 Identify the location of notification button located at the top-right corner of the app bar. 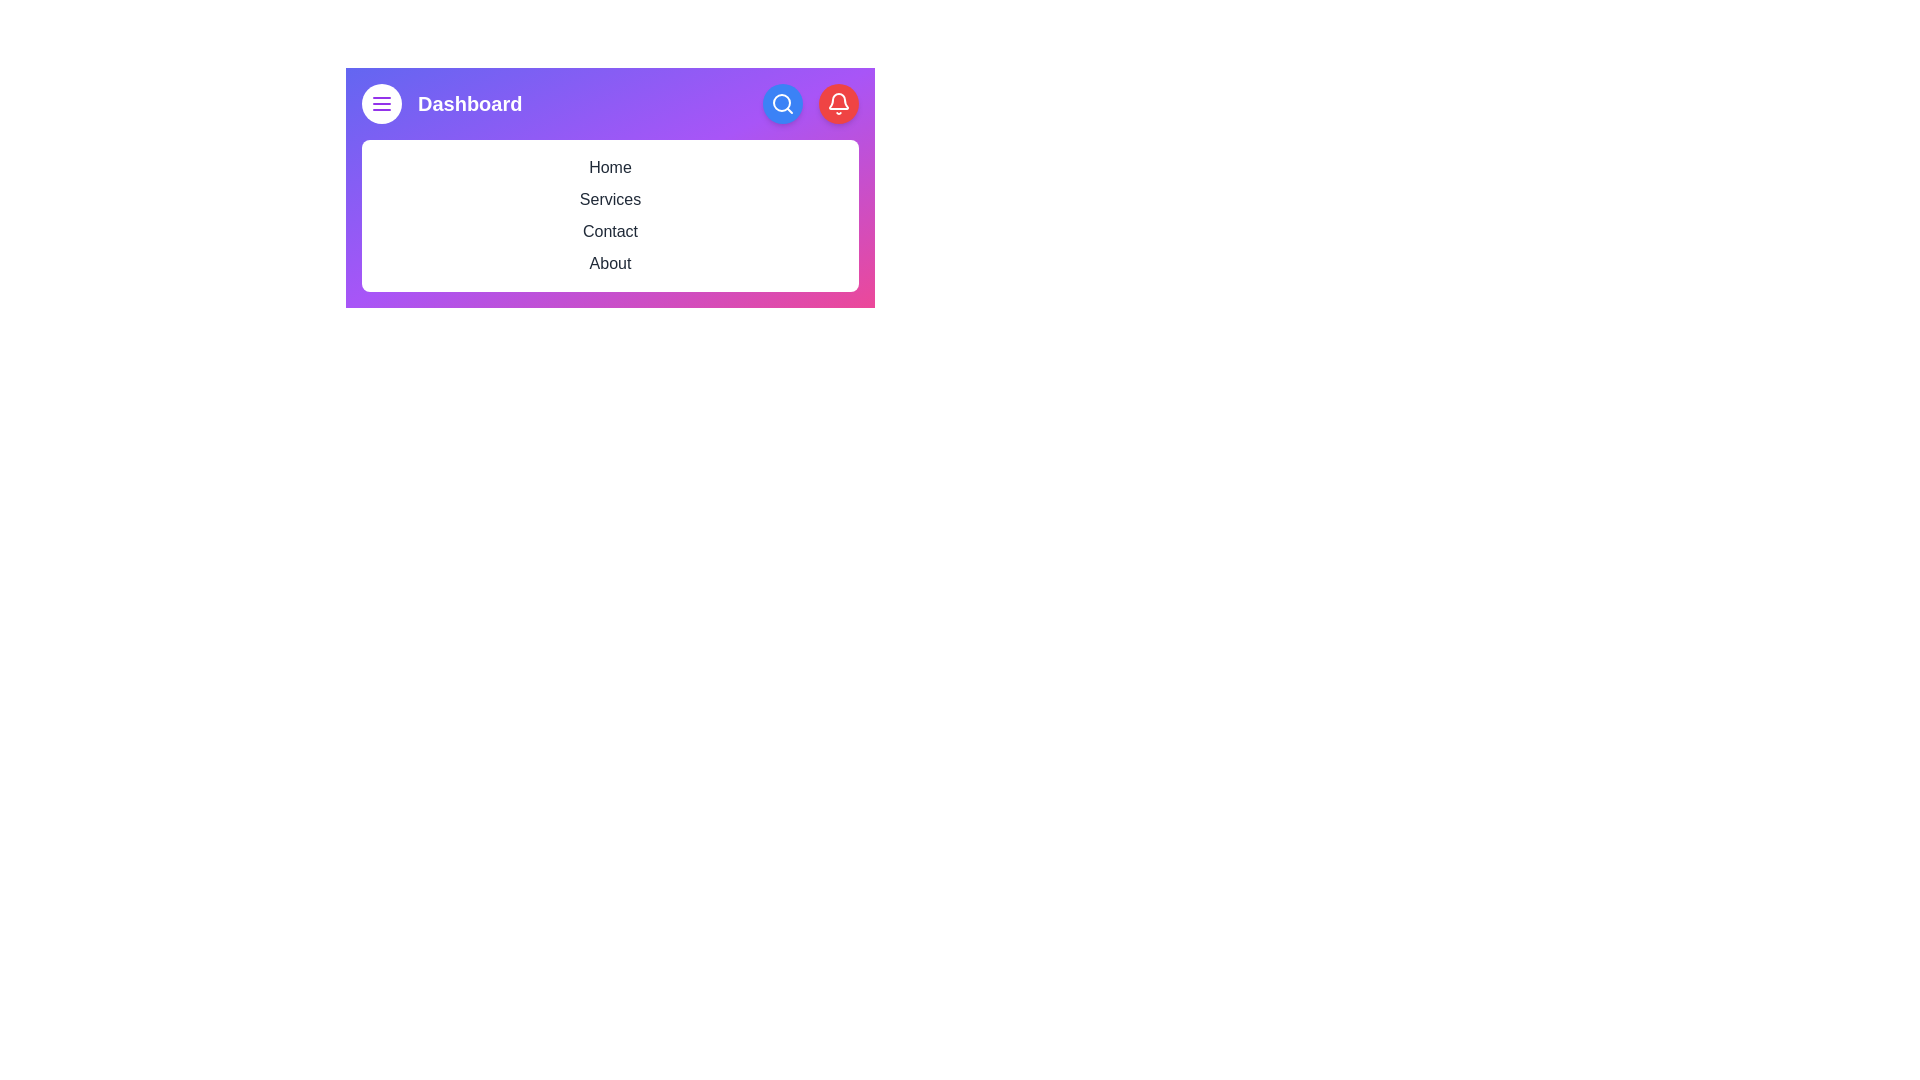
(839, 104).